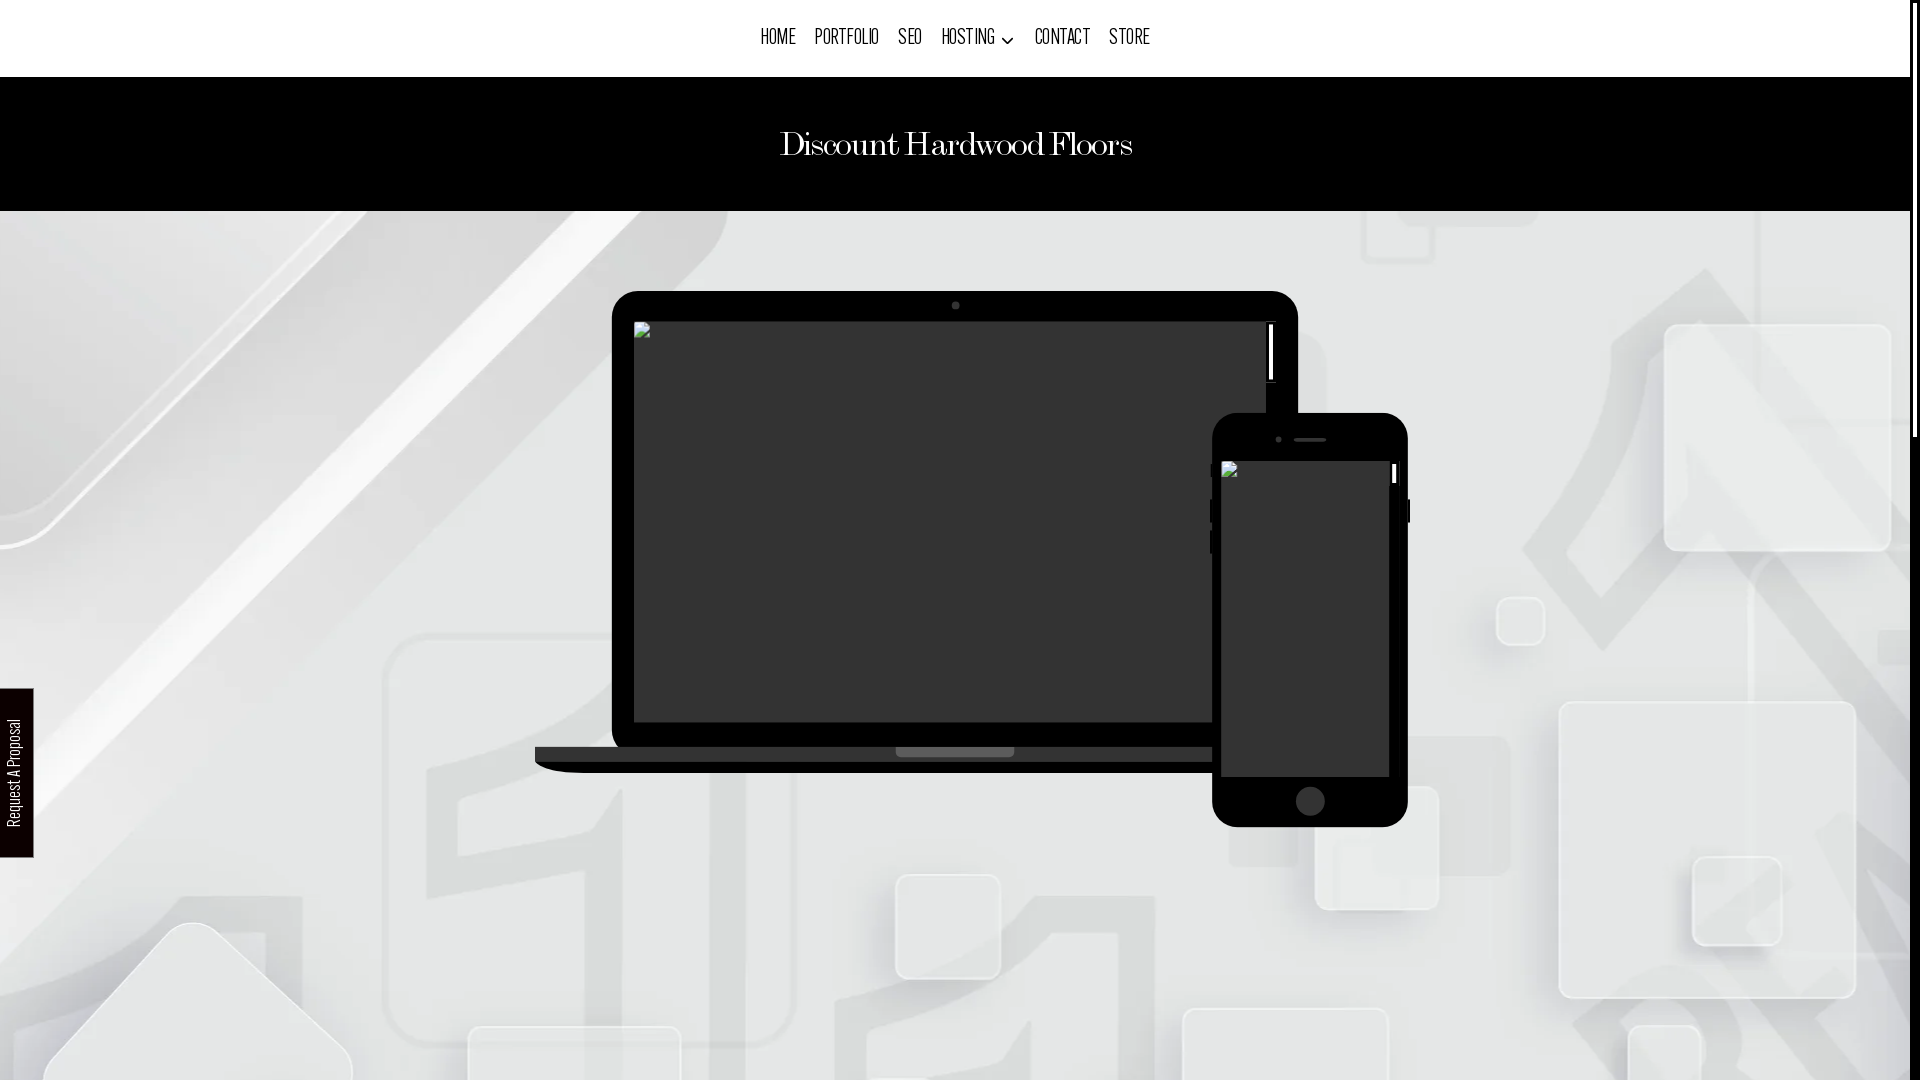 The image size is (1920, 1080). I want to click on 'SEO', so click(909, 38).